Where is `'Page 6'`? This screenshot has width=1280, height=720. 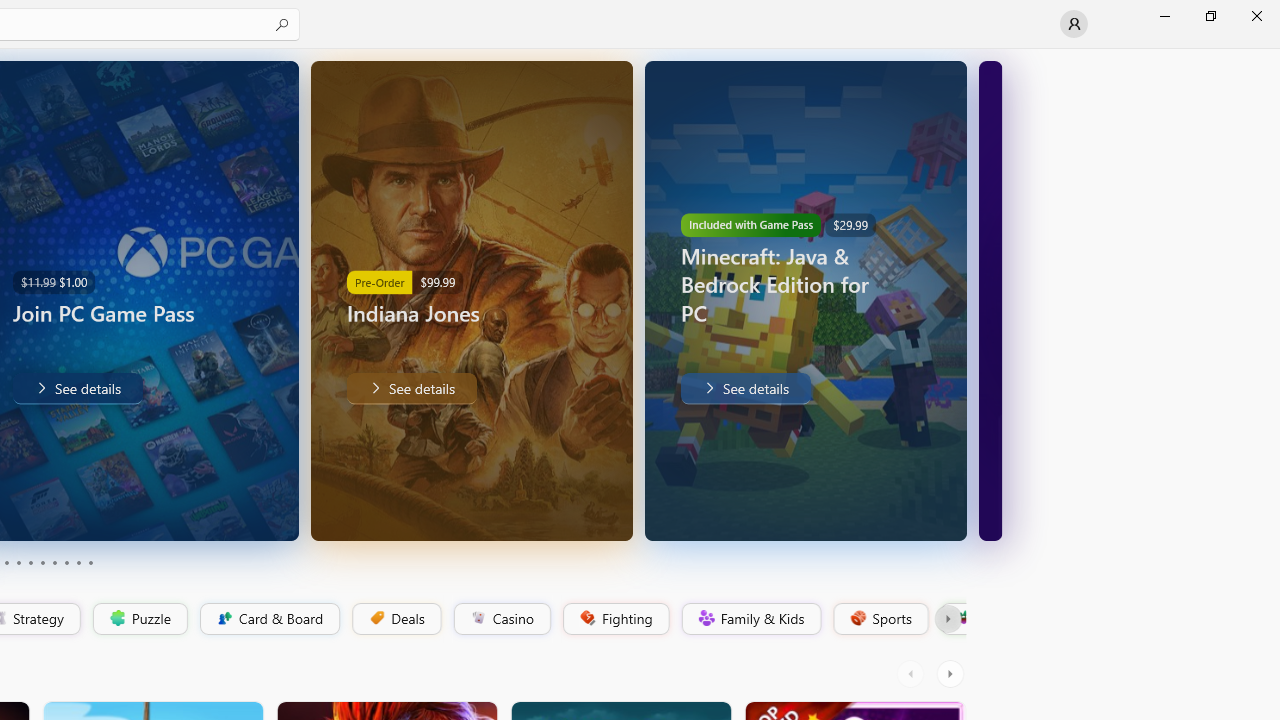
'Page 6' is located at coordinates (42, 563).